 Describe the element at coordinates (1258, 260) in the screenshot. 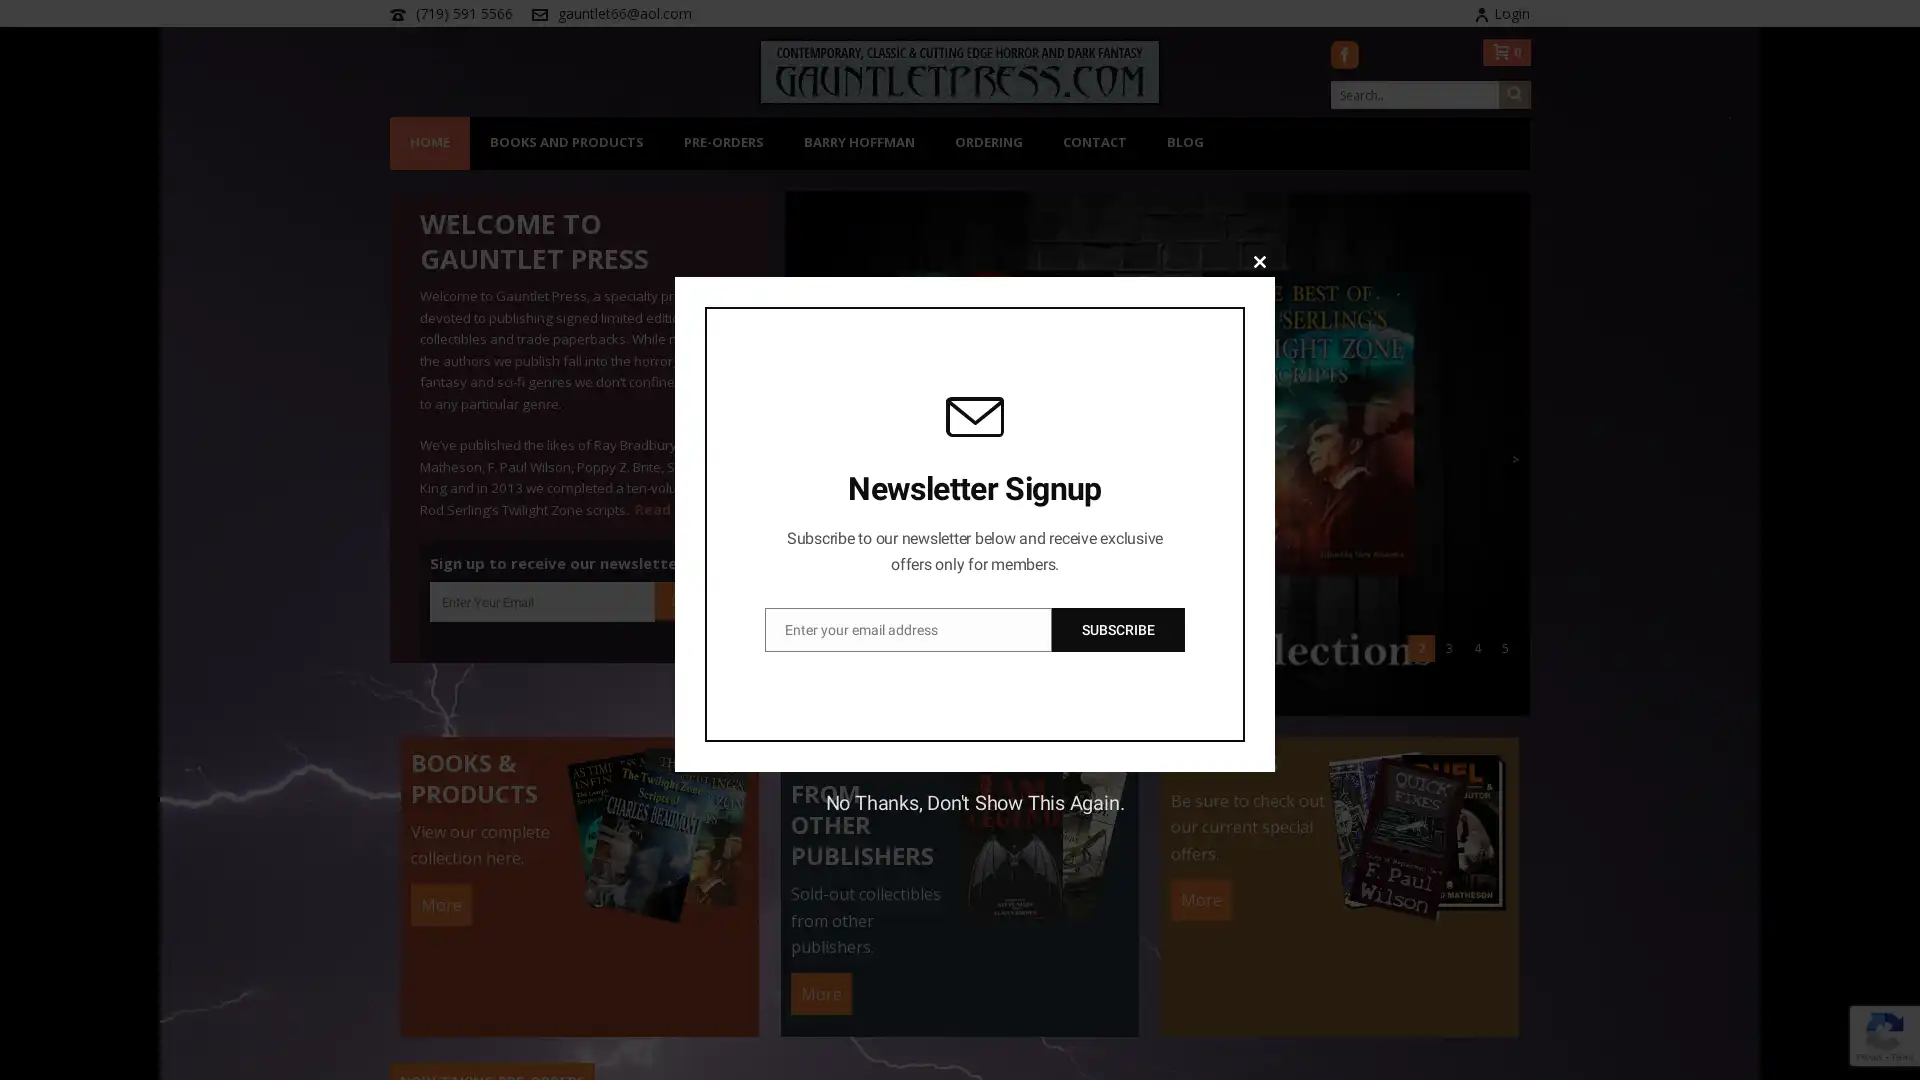

I see `Close this module` at that location.